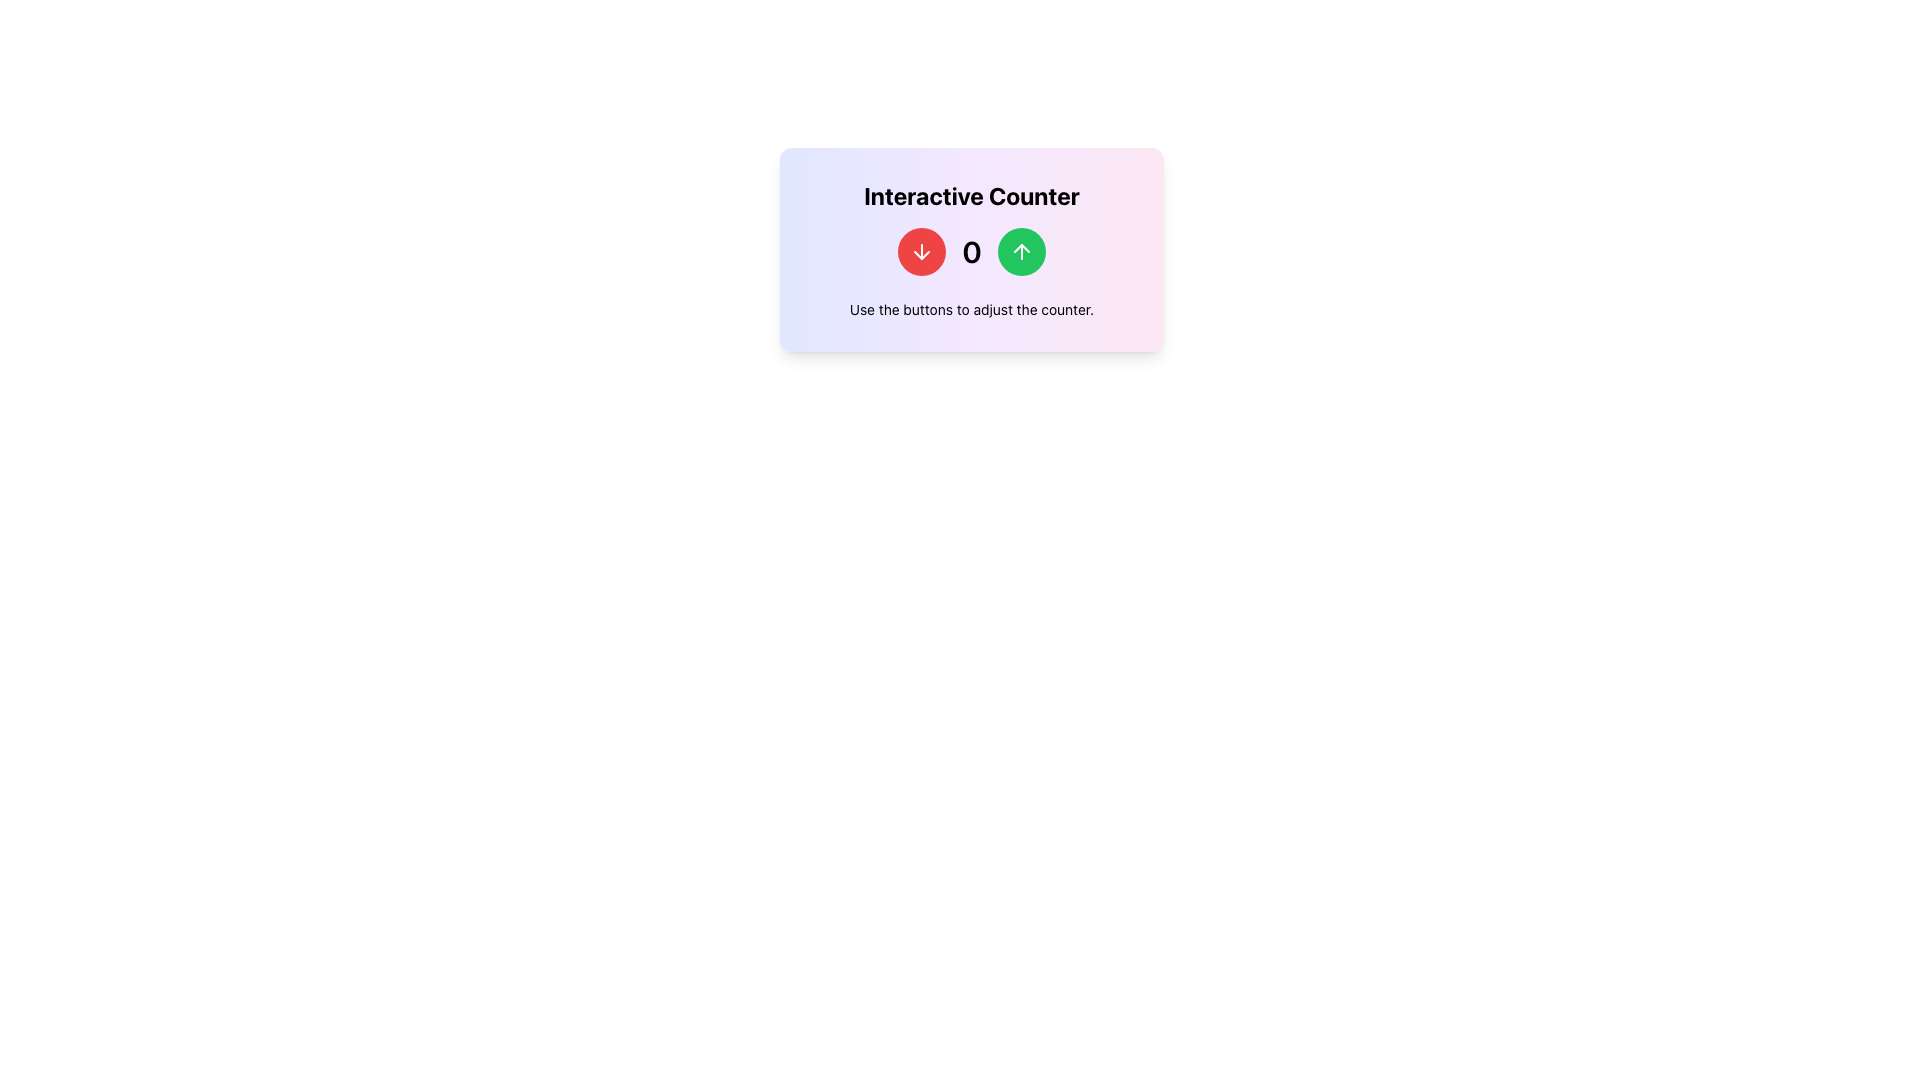 This screenshot has height=1080, width=1920. What do you see at coordinates (920, 250) in the screenshot?
I see `the circular red button with a white downward arrow icon to decrement the counter display located to its right` at bounding box center [920, 250].